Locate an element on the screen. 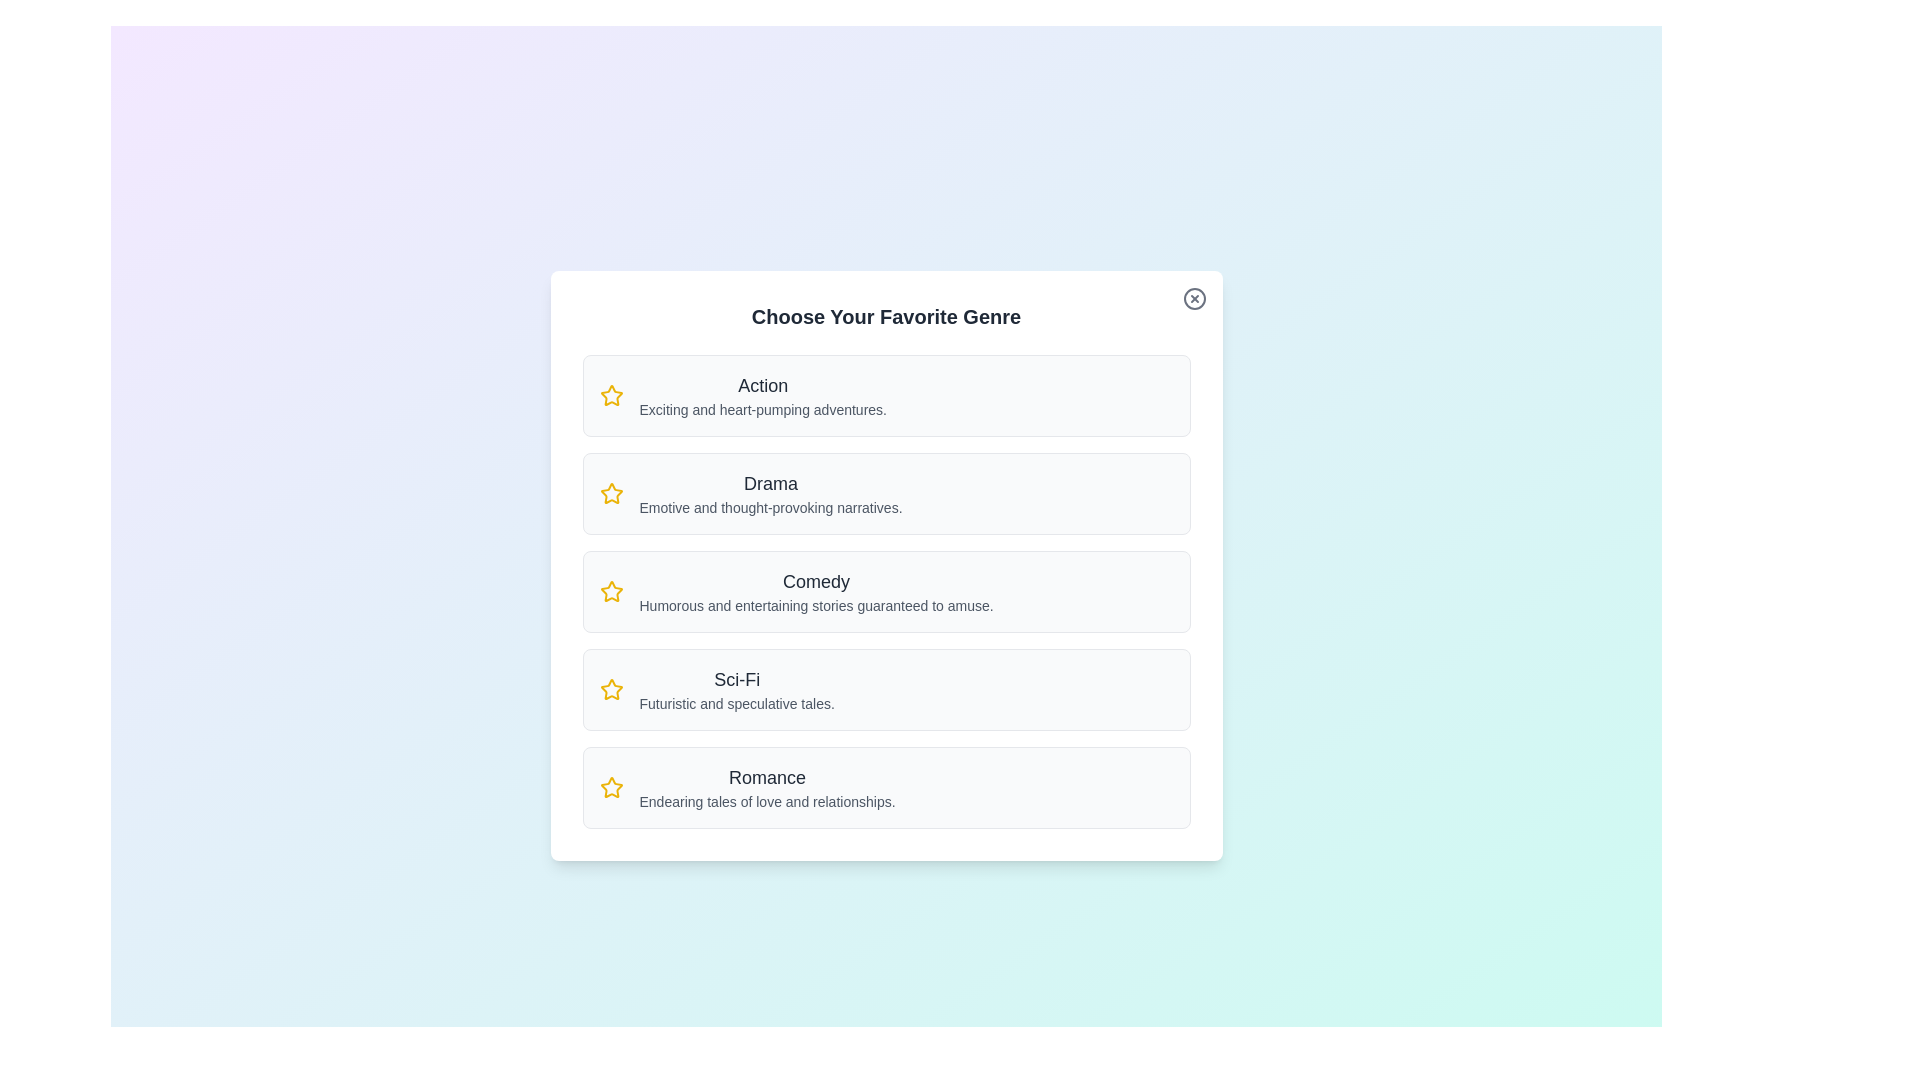 The width and height of the screenshot is (1920, 1080). the genre description for Romance is located at coordinates (766, 786).